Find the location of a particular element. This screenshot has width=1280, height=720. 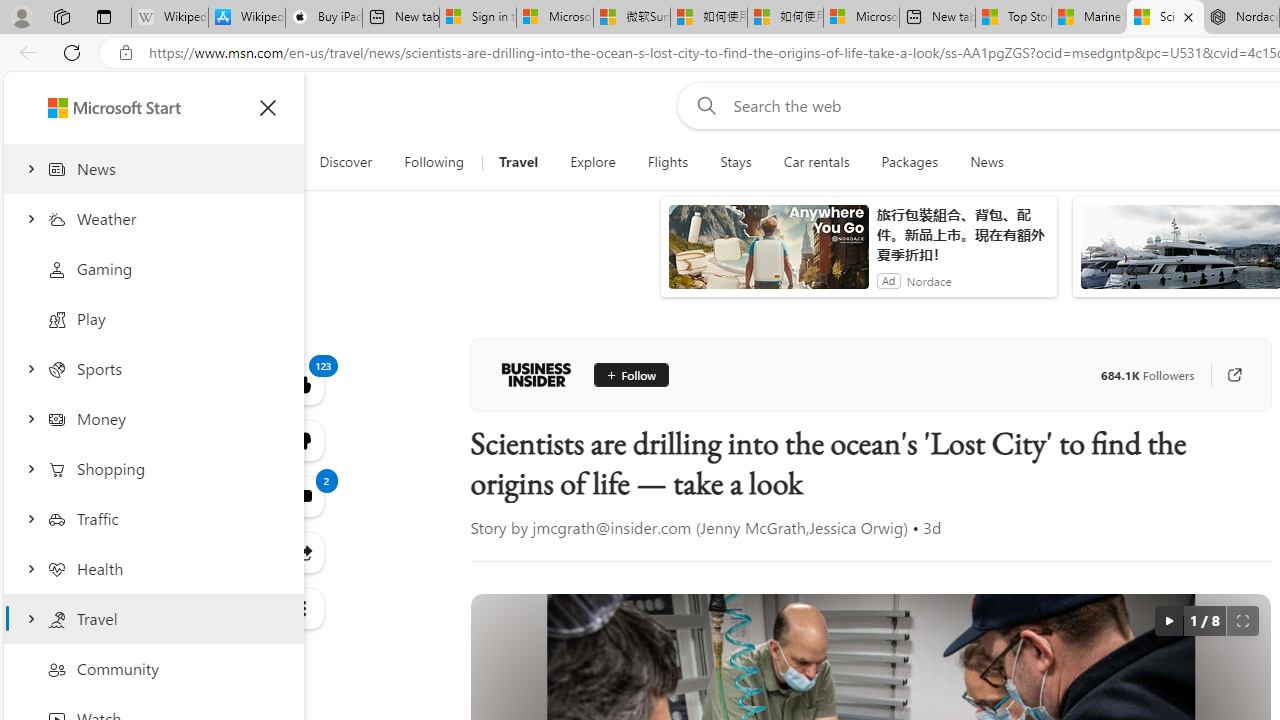

'Flights' is located at coordinates (667, 162).